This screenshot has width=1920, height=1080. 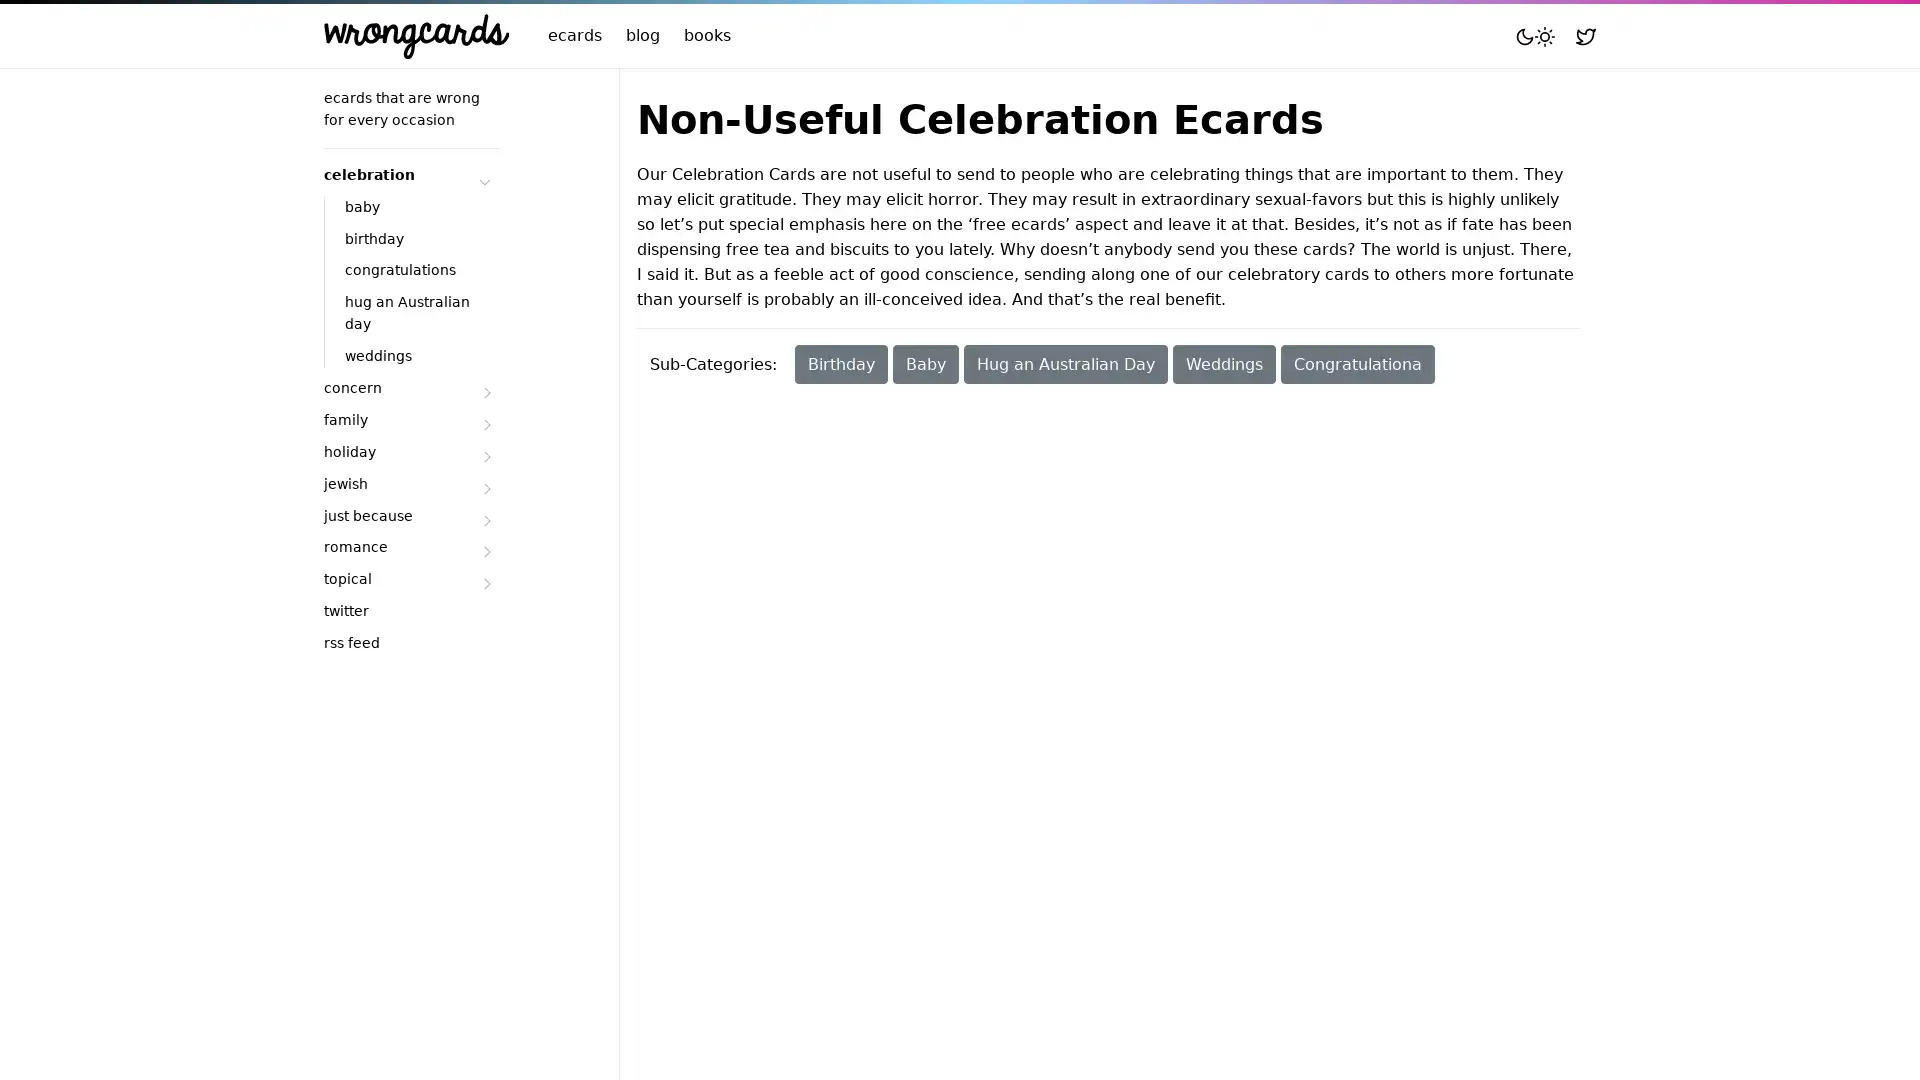 What do you see at coordinates (484, 551) in the screenshot?
I see `Submenu` at bounding box center [484, 551].